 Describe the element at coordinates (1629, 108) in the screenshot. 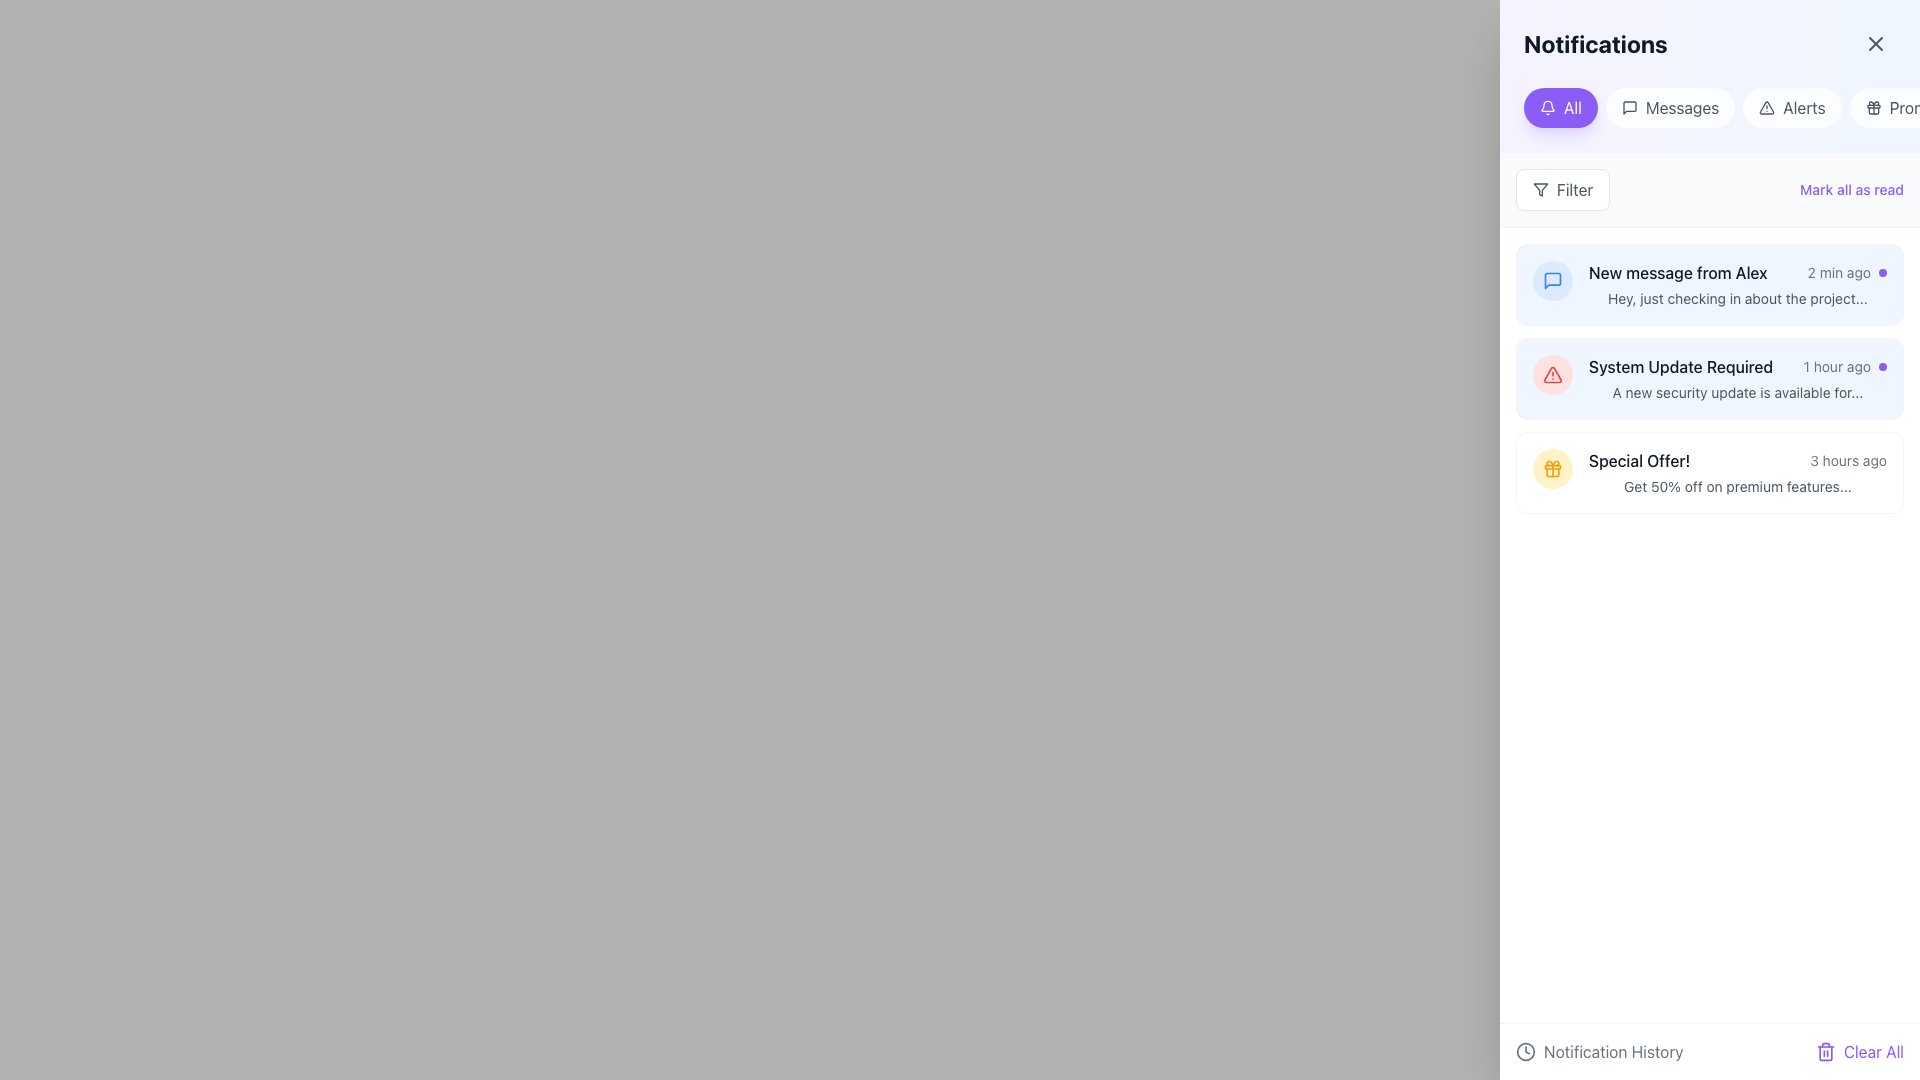

I see `the message icon, which resembles a speech bubble and is located in the top right section of the notification panel` at that location.